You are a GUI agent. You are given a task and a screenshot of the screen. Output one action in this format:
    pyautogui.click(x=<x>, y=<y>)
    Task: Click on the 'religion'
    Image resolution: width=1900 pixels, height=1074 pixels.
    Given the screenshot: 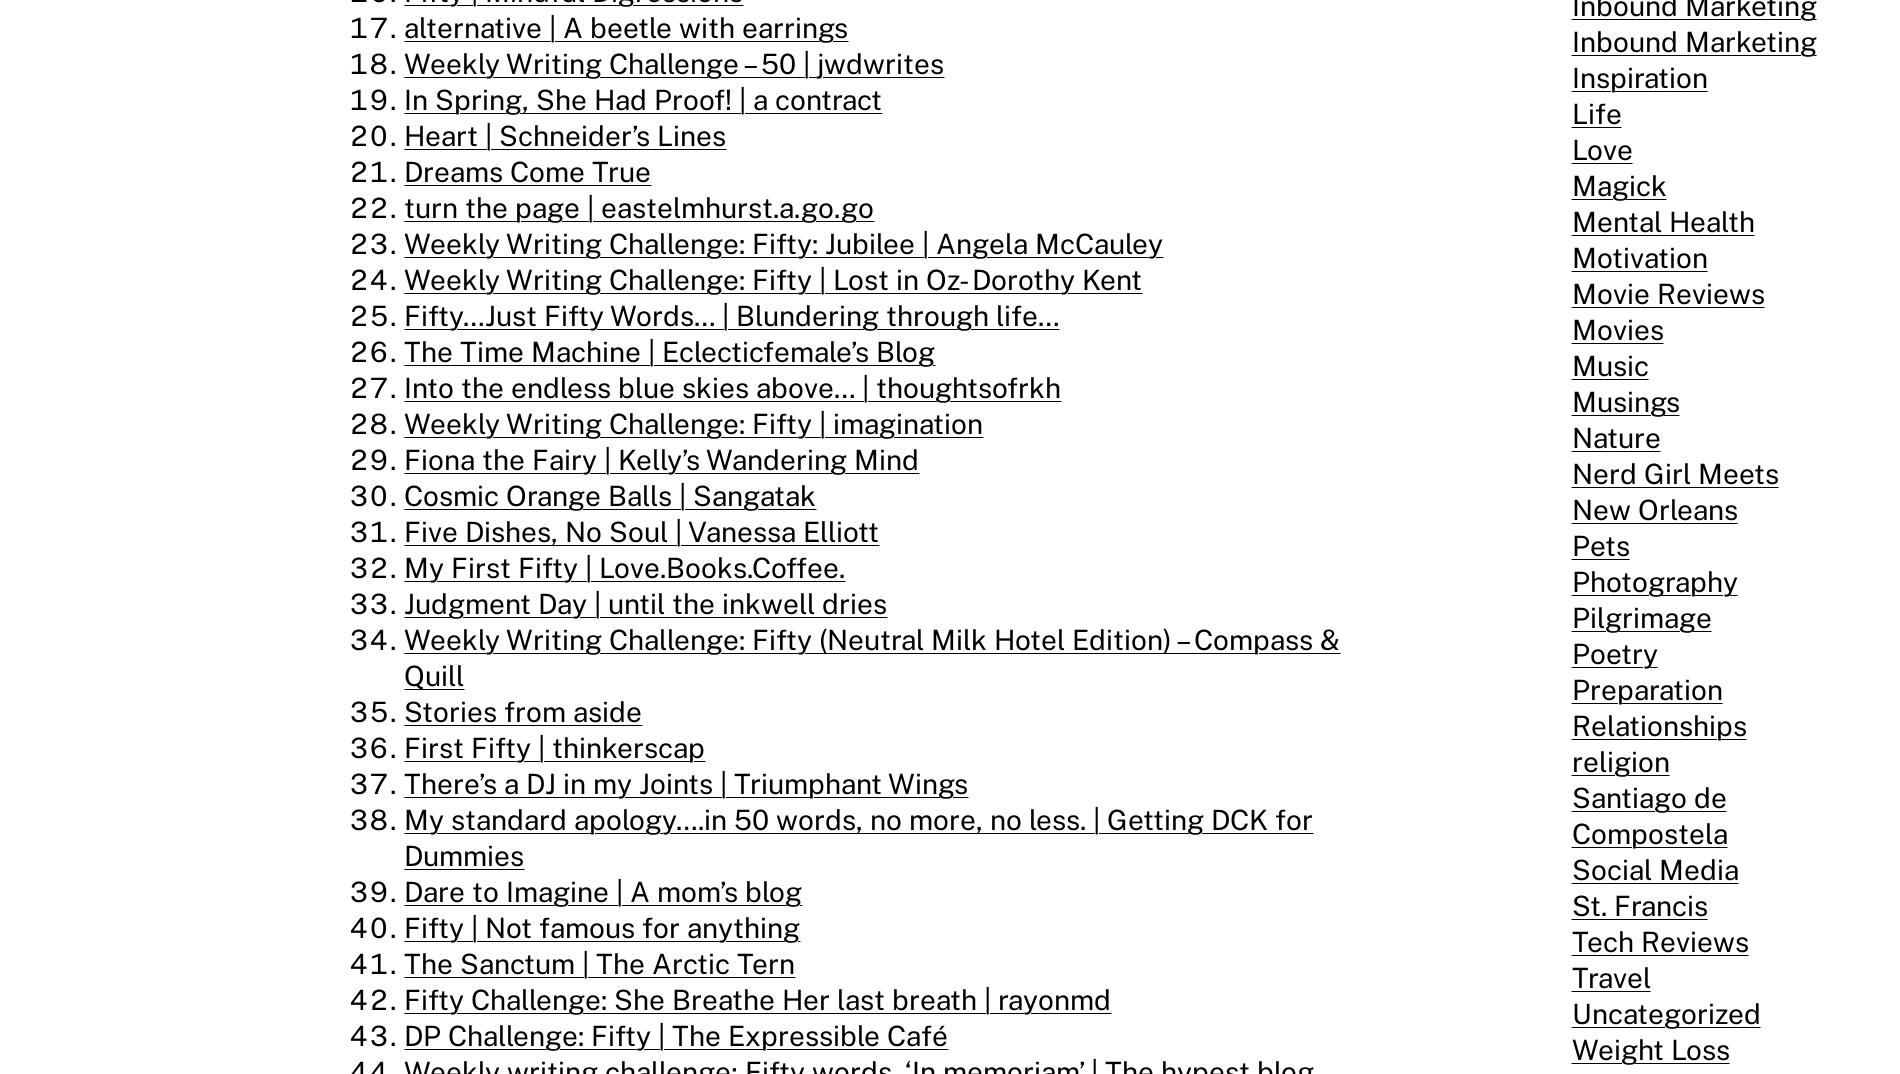 What is the action you would take?
    pyautogui.click(x=1619, y=760)
    